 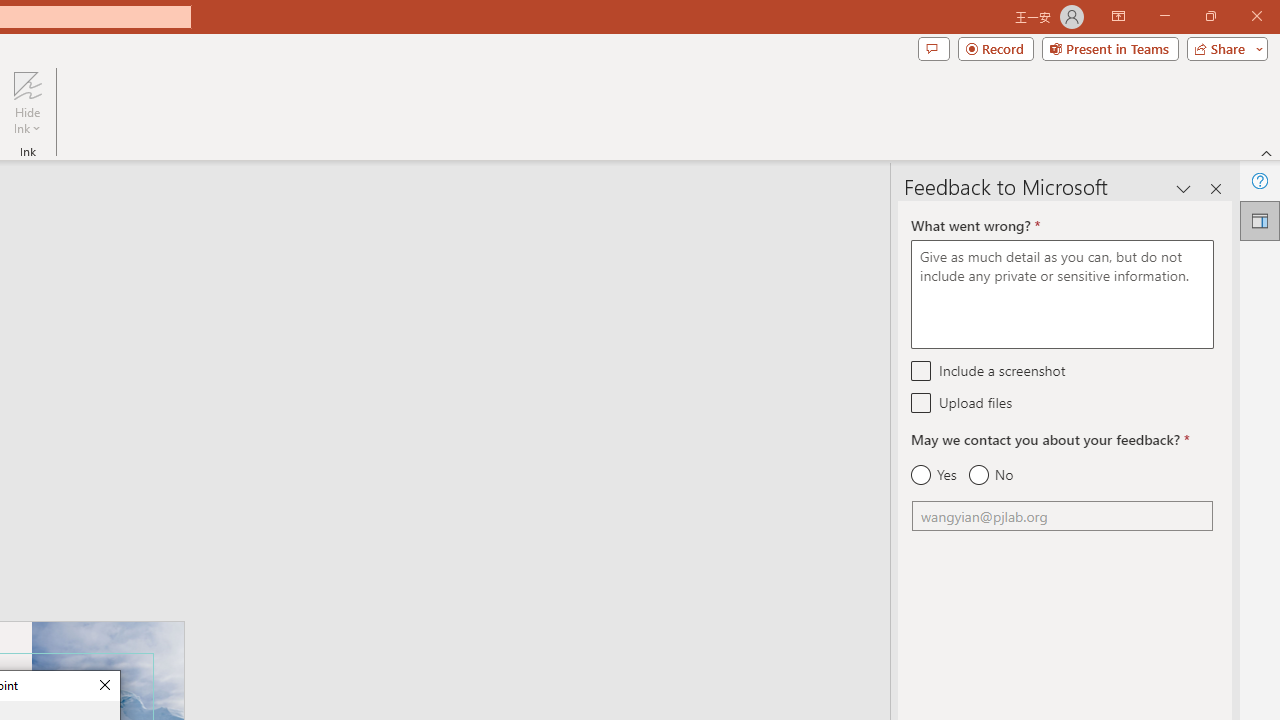 I want to click on 'Hide Ink', so click(x=27, y=84).